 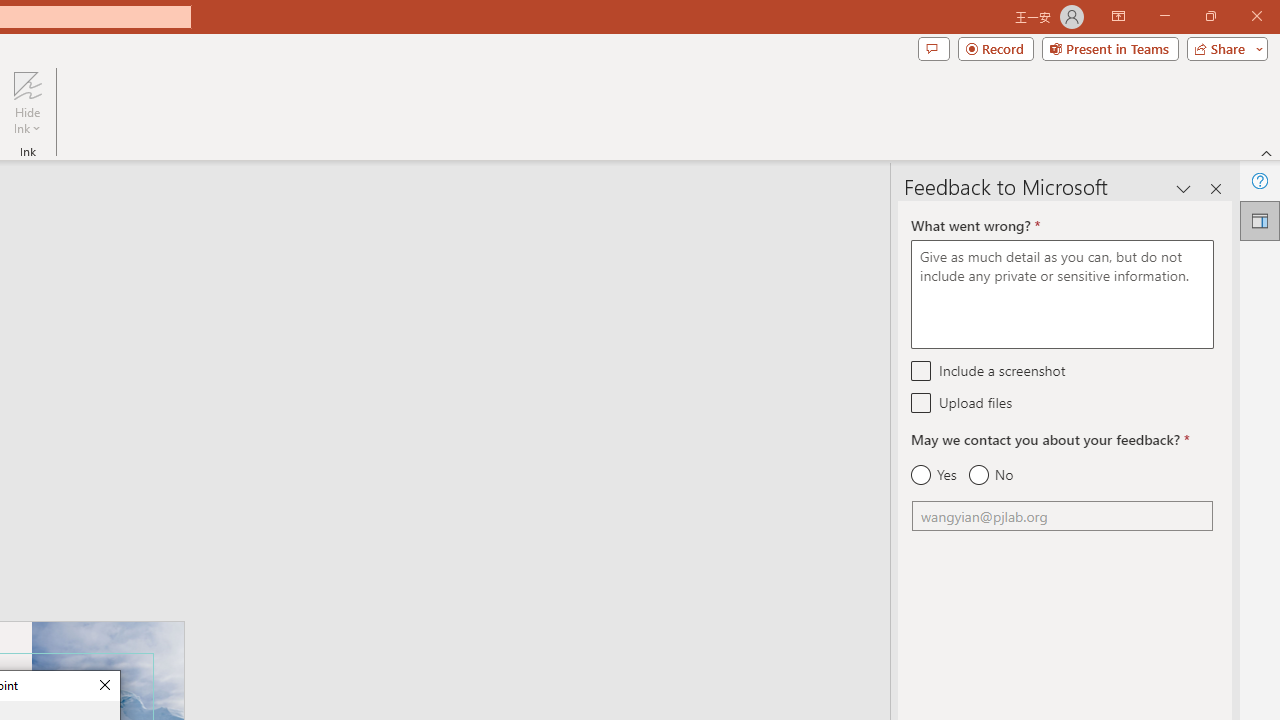 I want to click on 'Hide Ink', so click(x=27, y=84).